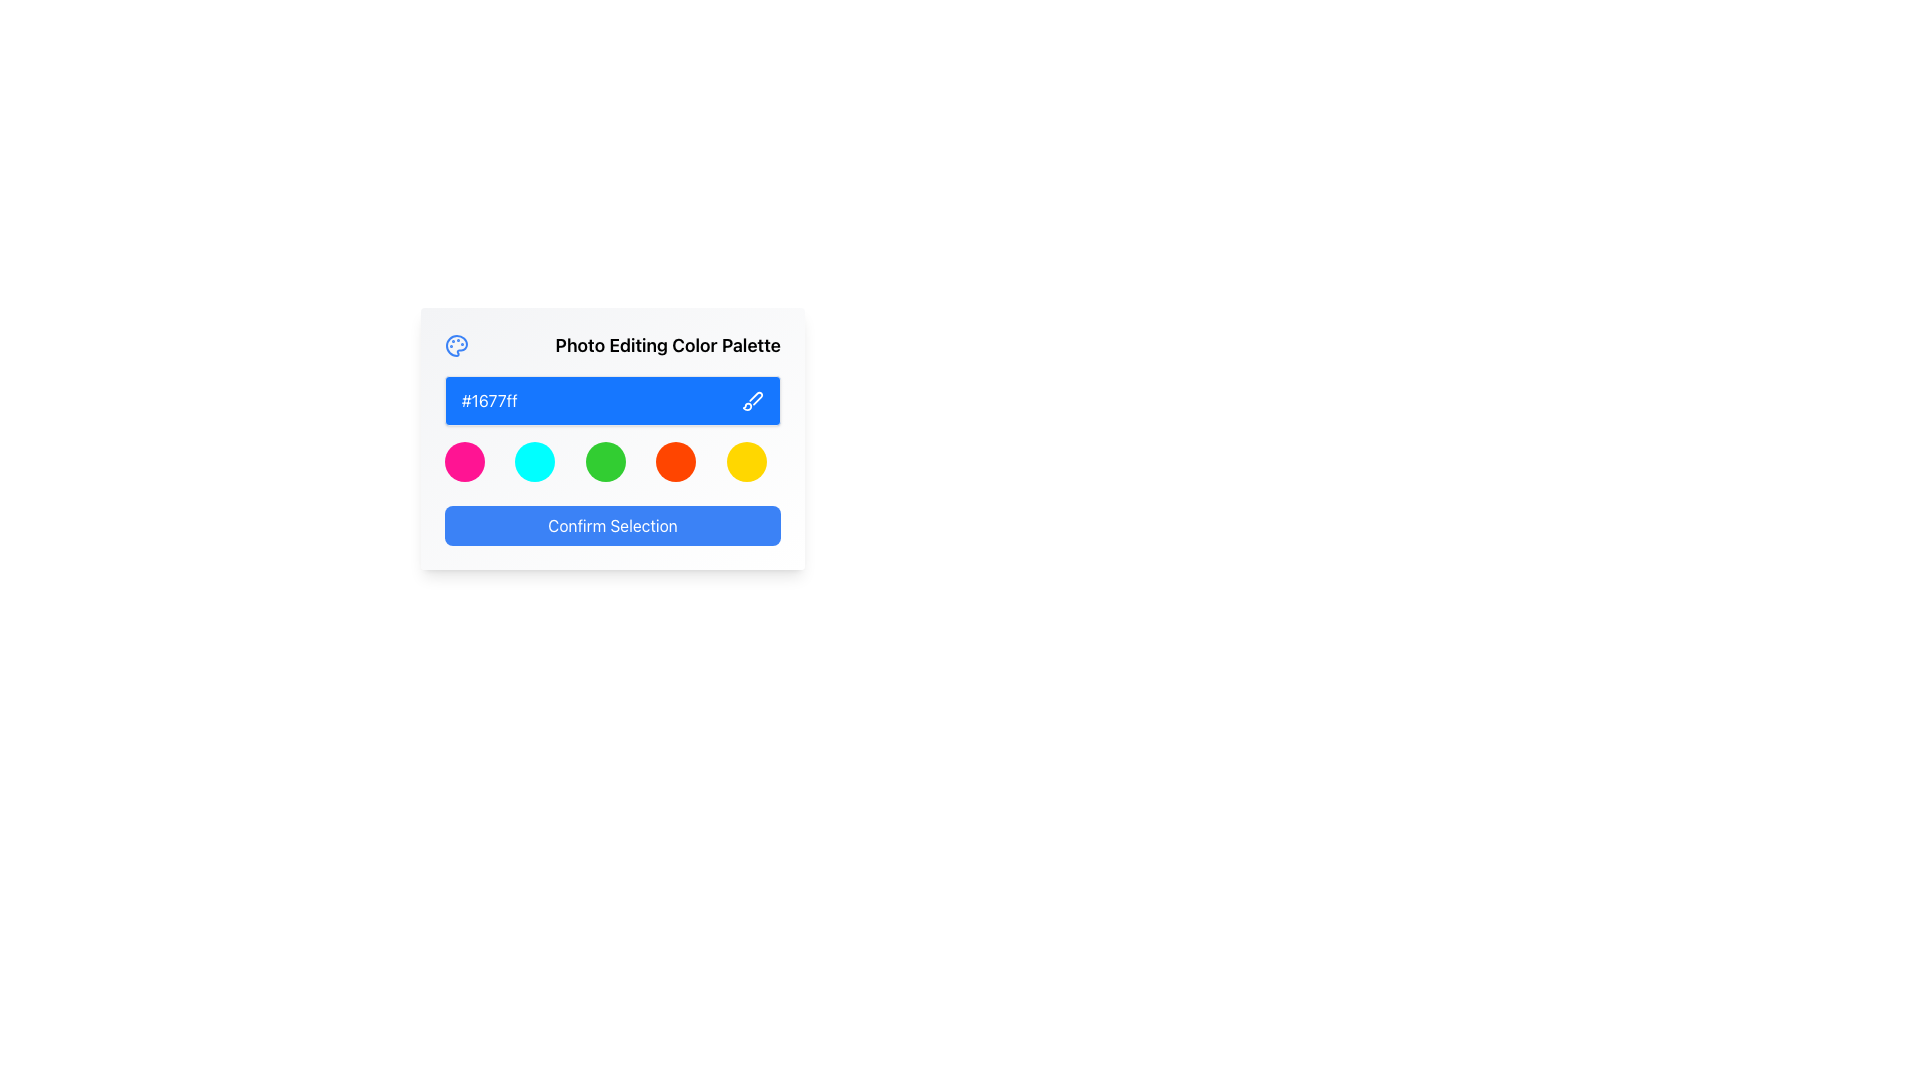  I want to click on the rectangular button with rounded corners labeled 'Confirm Selection', so click(612, 524).